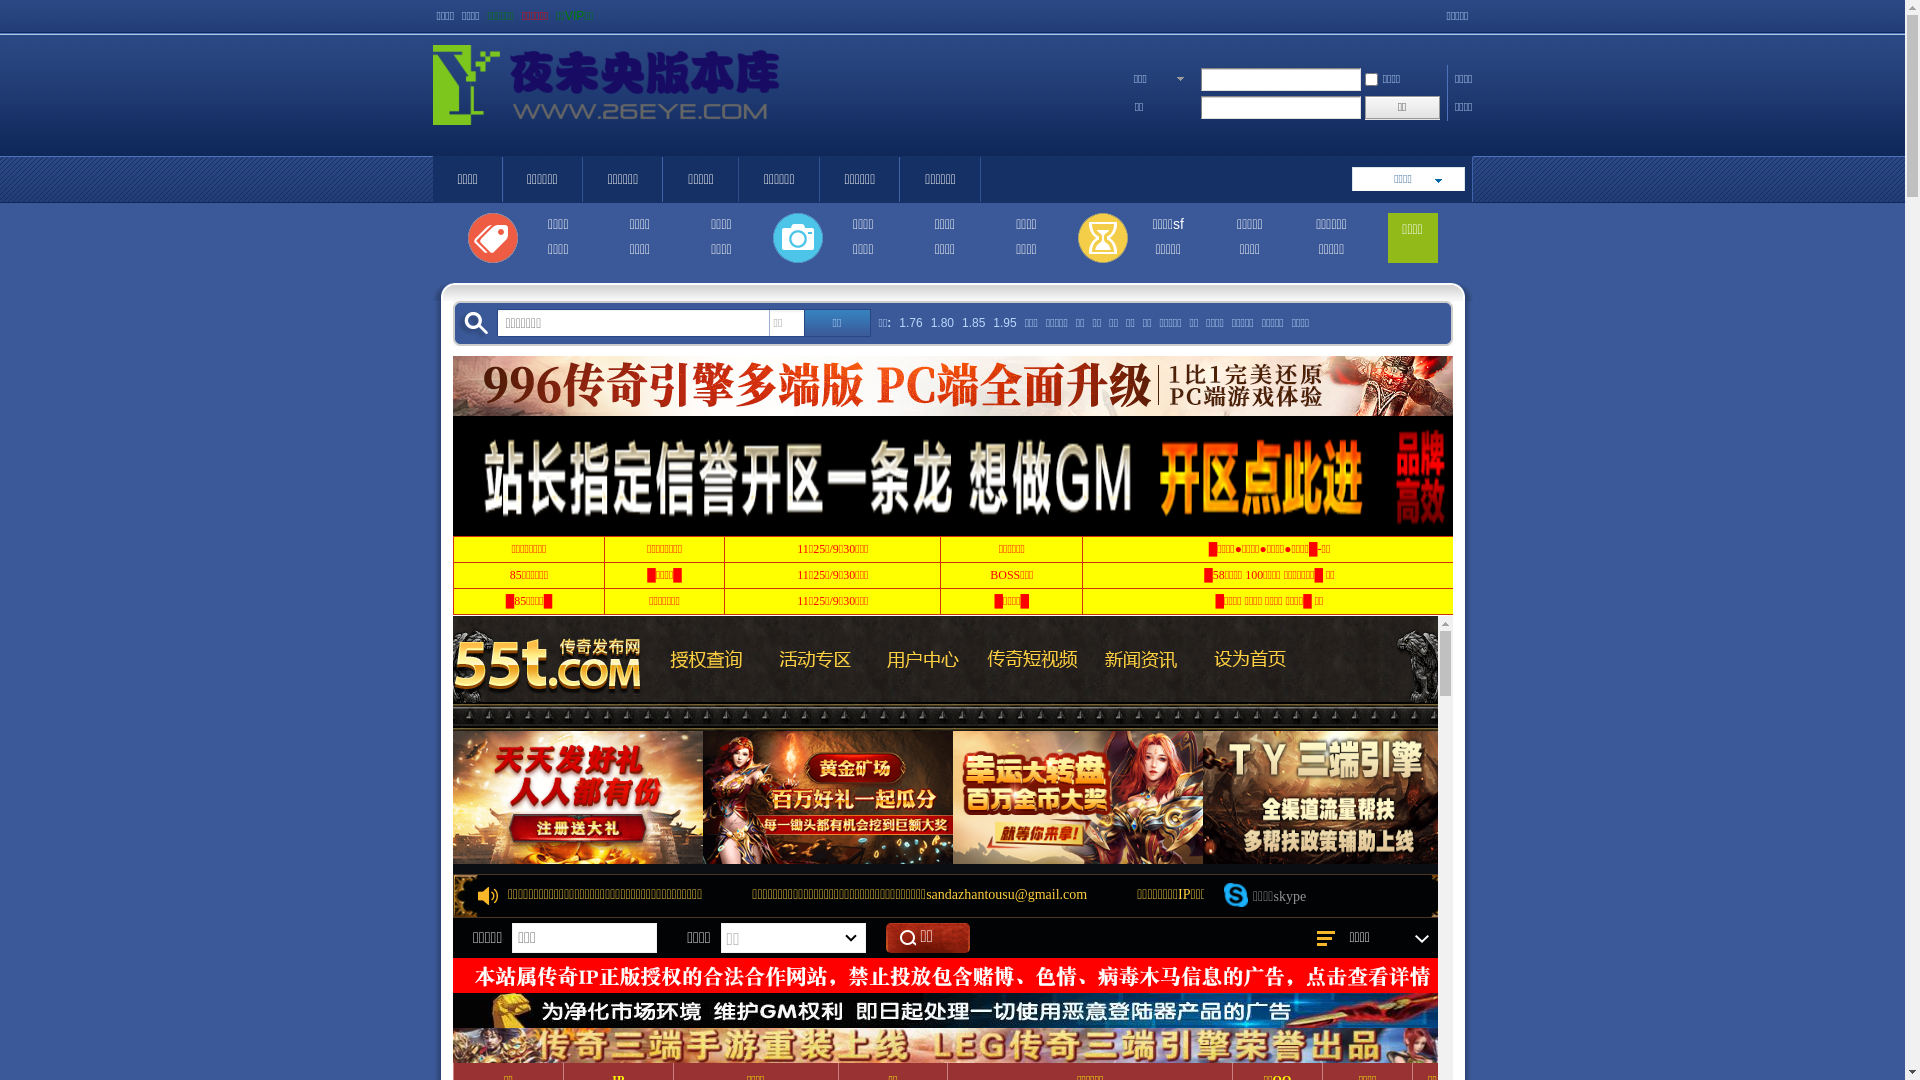 This screenshot has width=1920, height=1080. Describe the element at coordinates (897, 322) in the screenshot. I see `'1.76'` at that location.